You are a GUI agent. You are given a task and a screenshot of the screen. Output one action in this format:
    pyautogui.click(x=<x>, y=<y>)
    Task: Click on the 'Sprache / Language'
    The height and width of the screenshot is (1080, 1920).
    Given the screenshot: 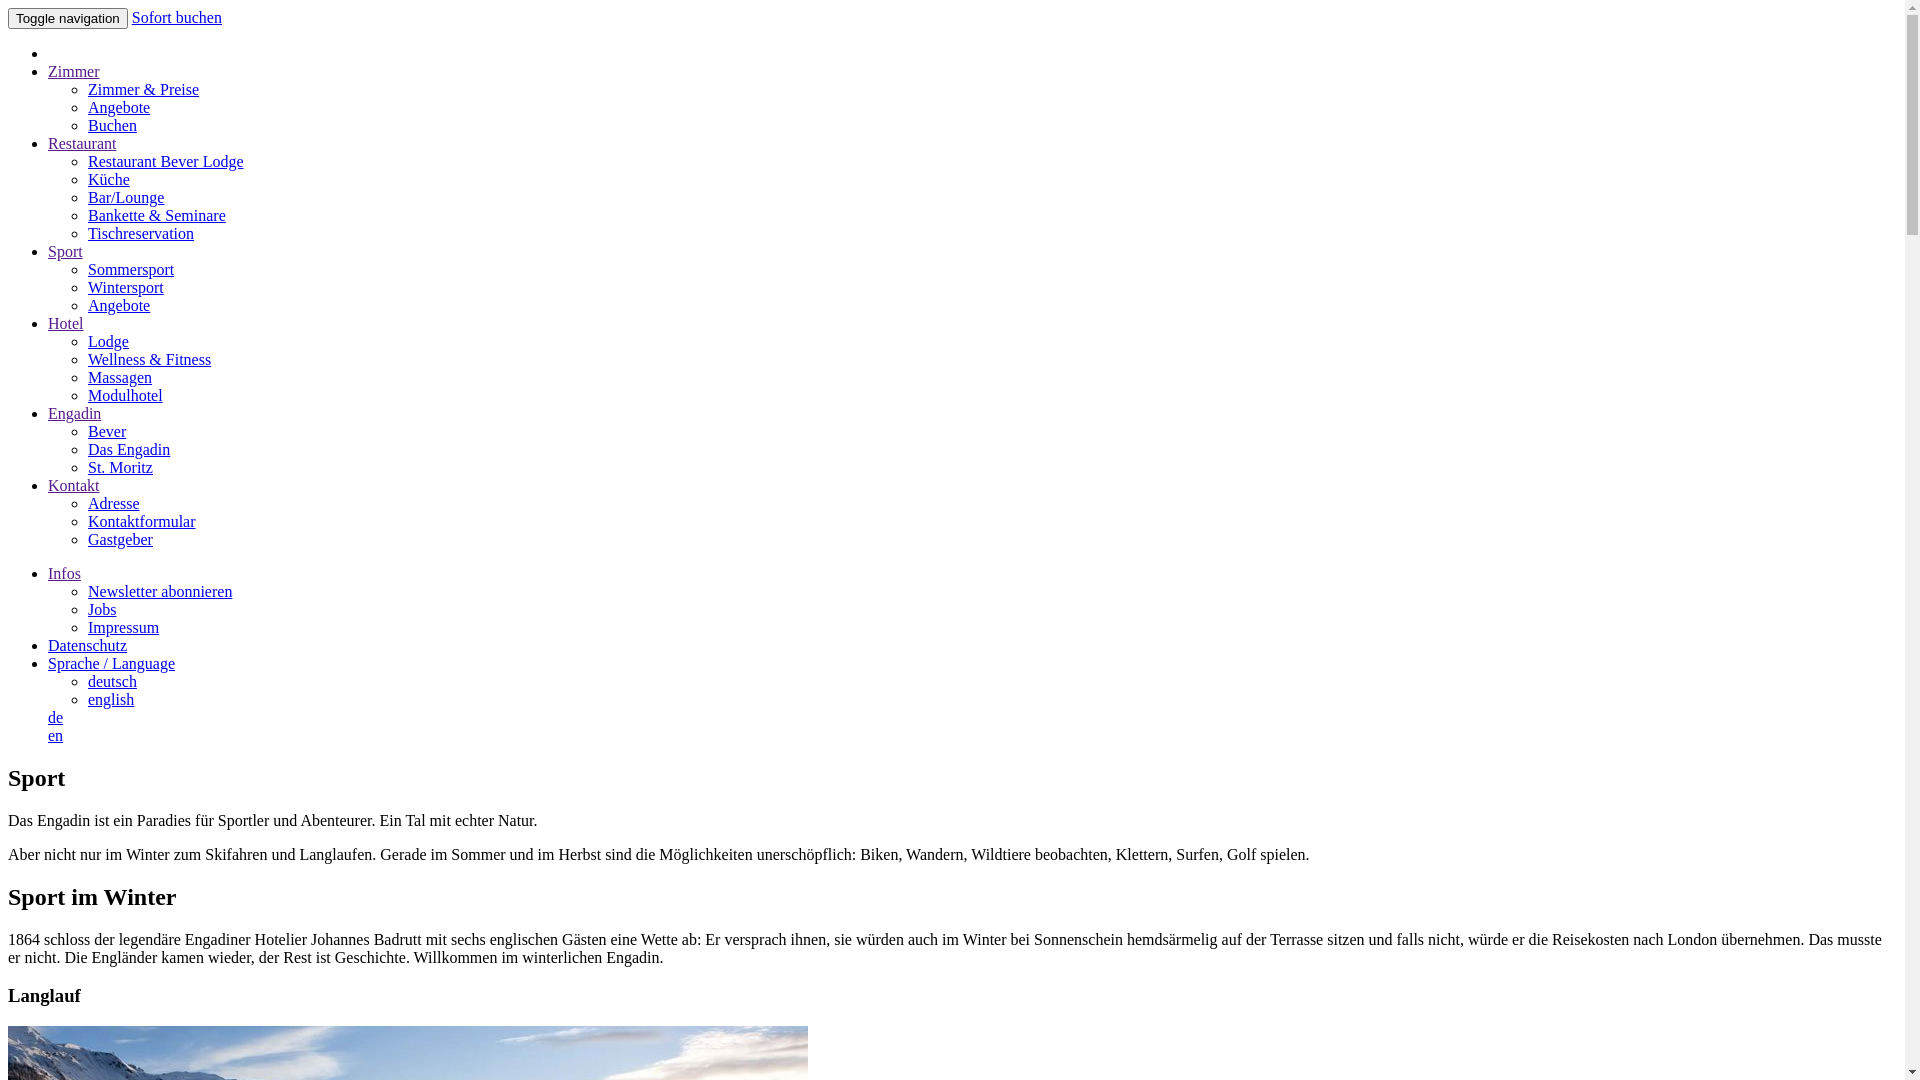 What is the action you would take?
    pyautogui.click(x=48, y=663)
    